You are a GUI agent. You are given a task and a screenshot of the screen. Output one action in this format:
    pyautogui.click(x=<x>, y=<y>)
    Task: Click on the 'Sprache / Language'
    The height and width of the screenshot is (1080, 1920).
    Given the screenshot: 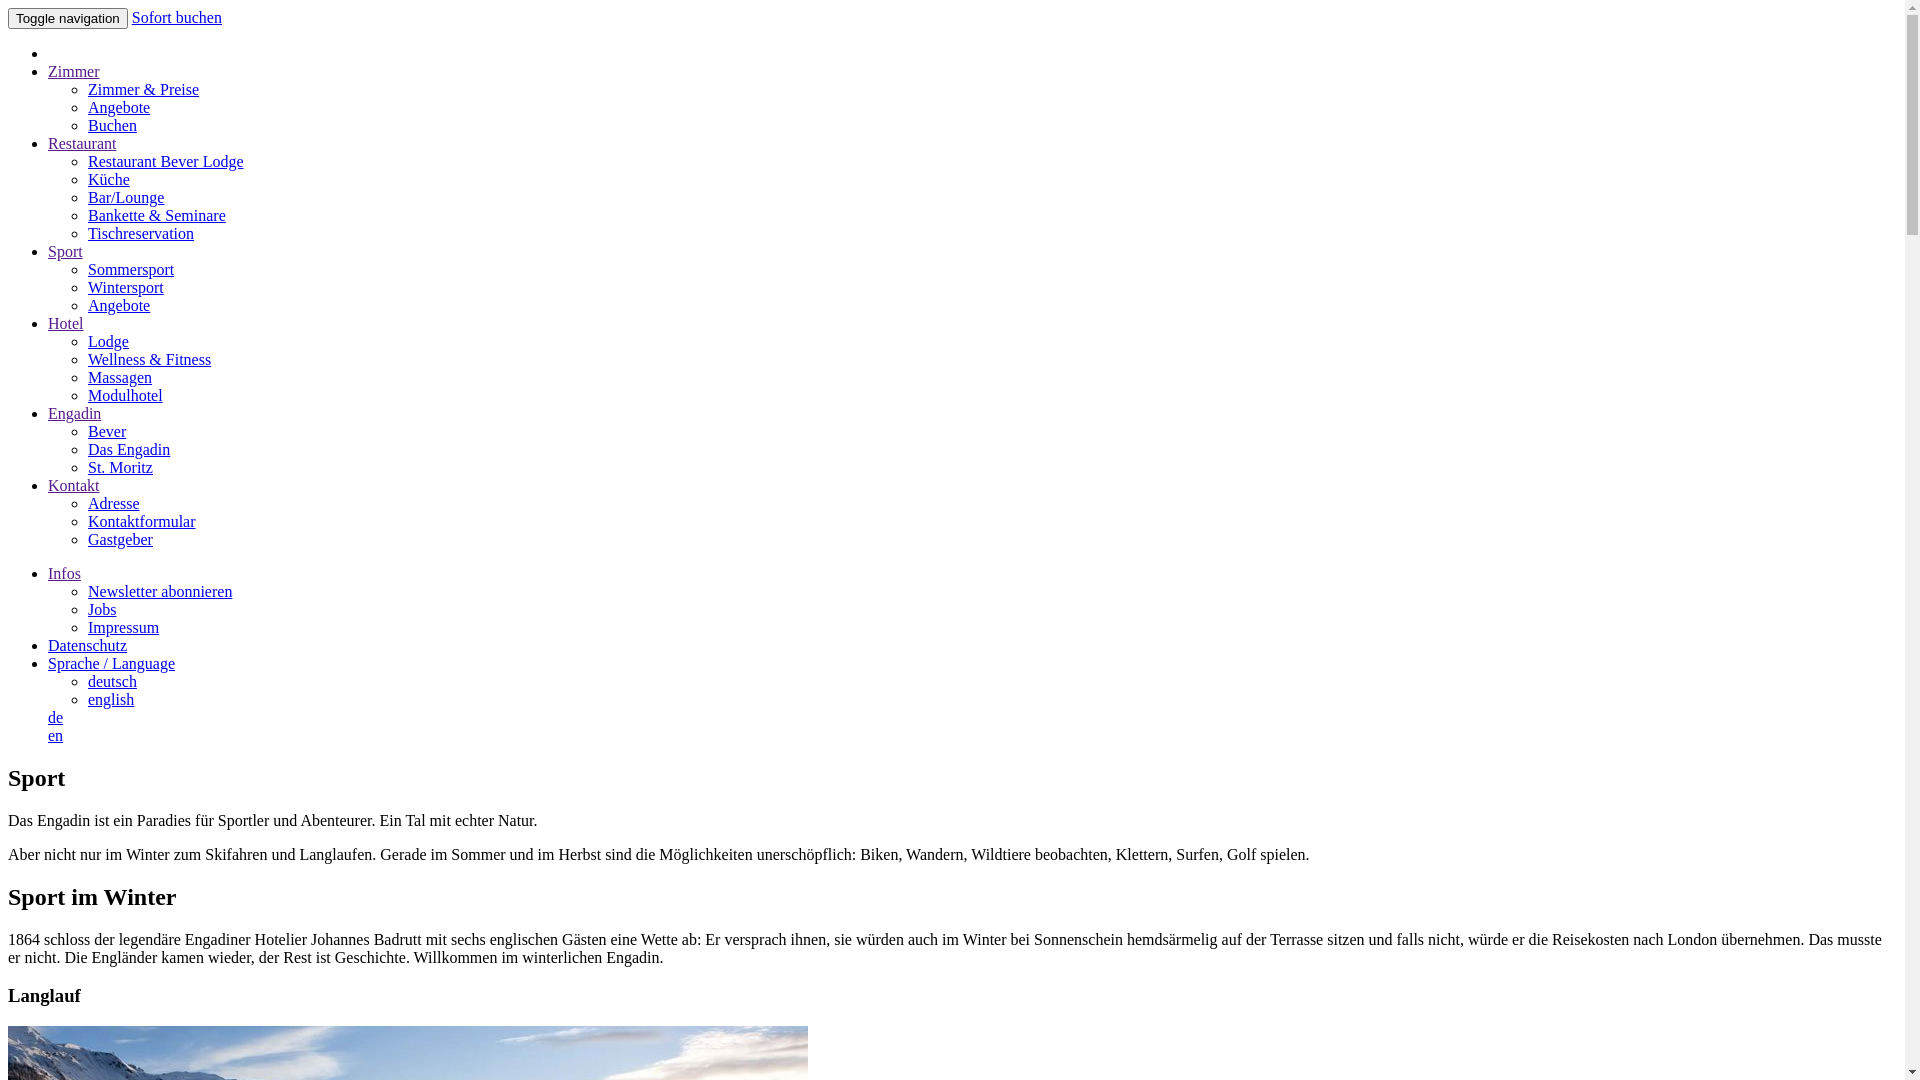 What is the action you would take?
    pyautogui.click(x=48, y=663)
    